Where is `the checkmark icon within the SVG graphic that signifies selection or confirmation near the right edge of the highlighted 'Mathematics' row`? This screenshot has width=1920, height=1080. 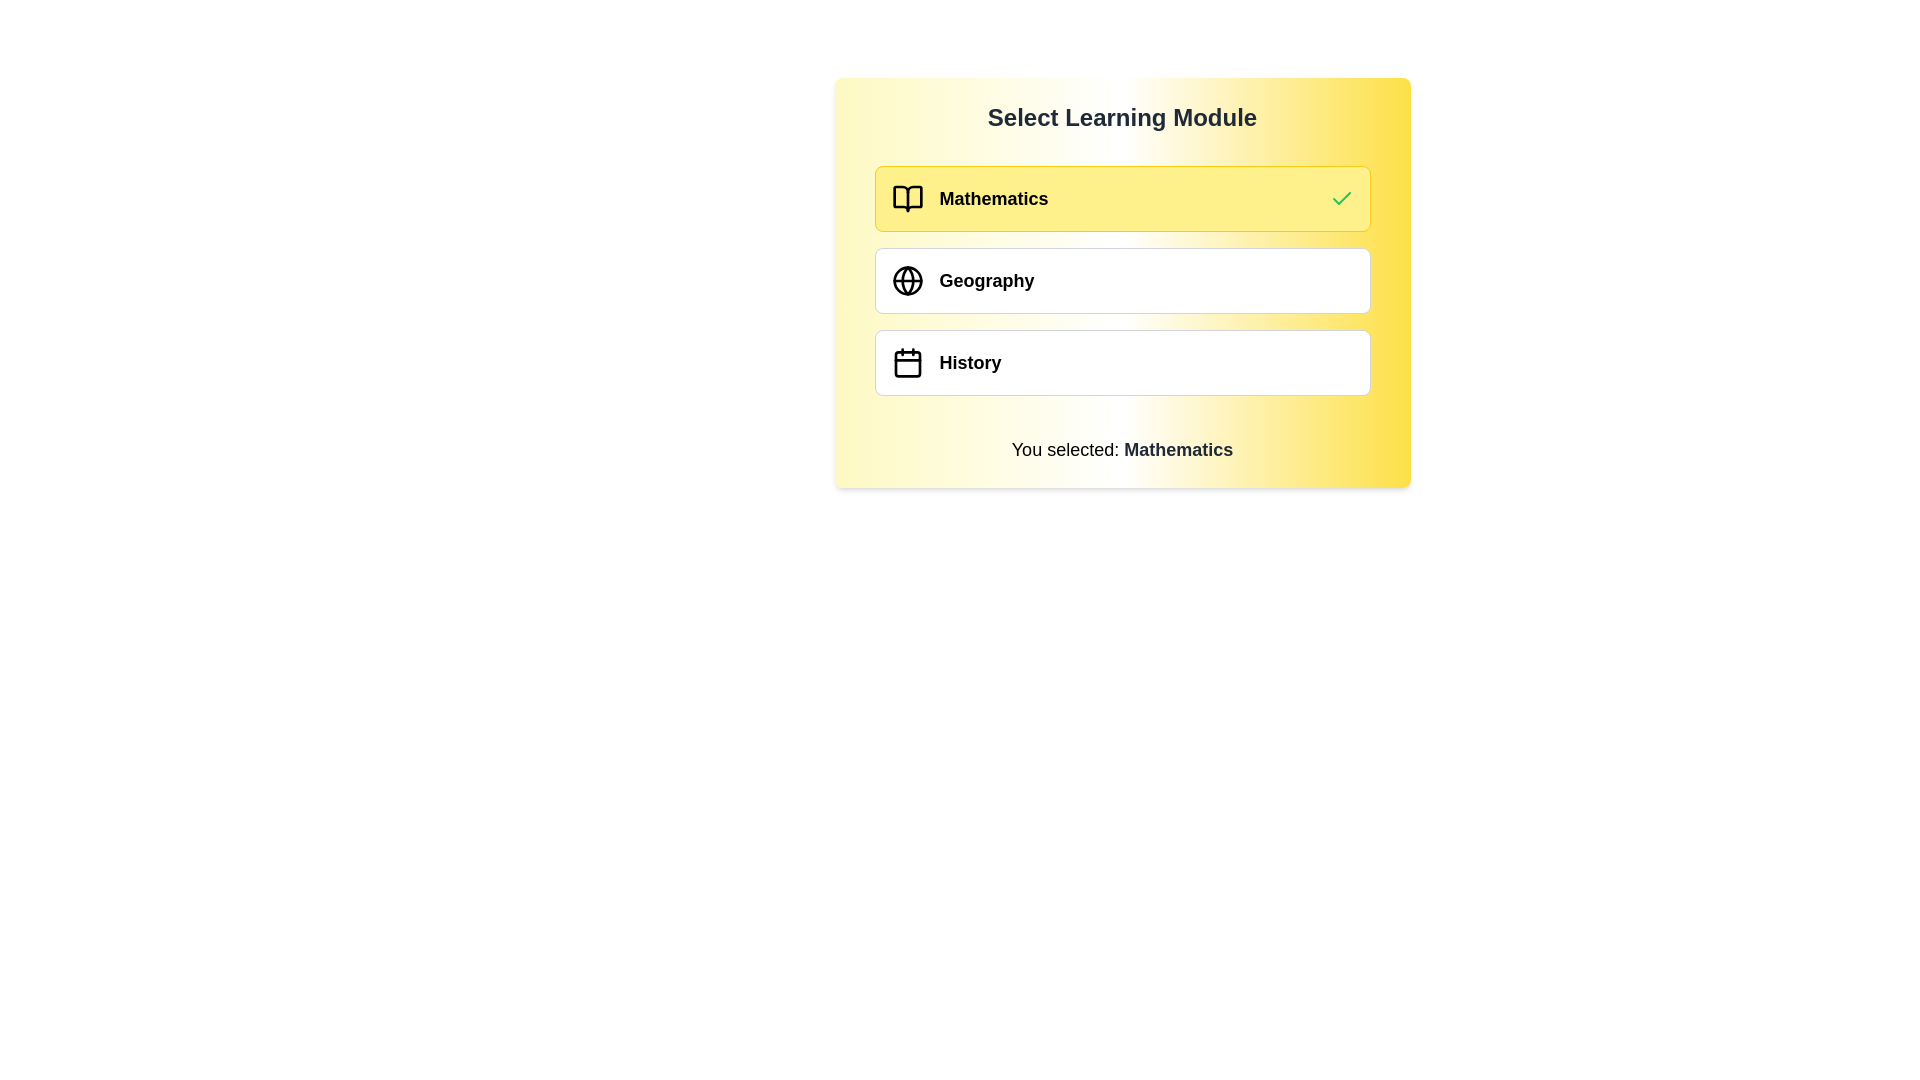 the checkmark icon within the SVG graphic that signifies selection or confirmation near the right edge of the highlighted 'Mathematics' row is located at coordinates (1341, 198).